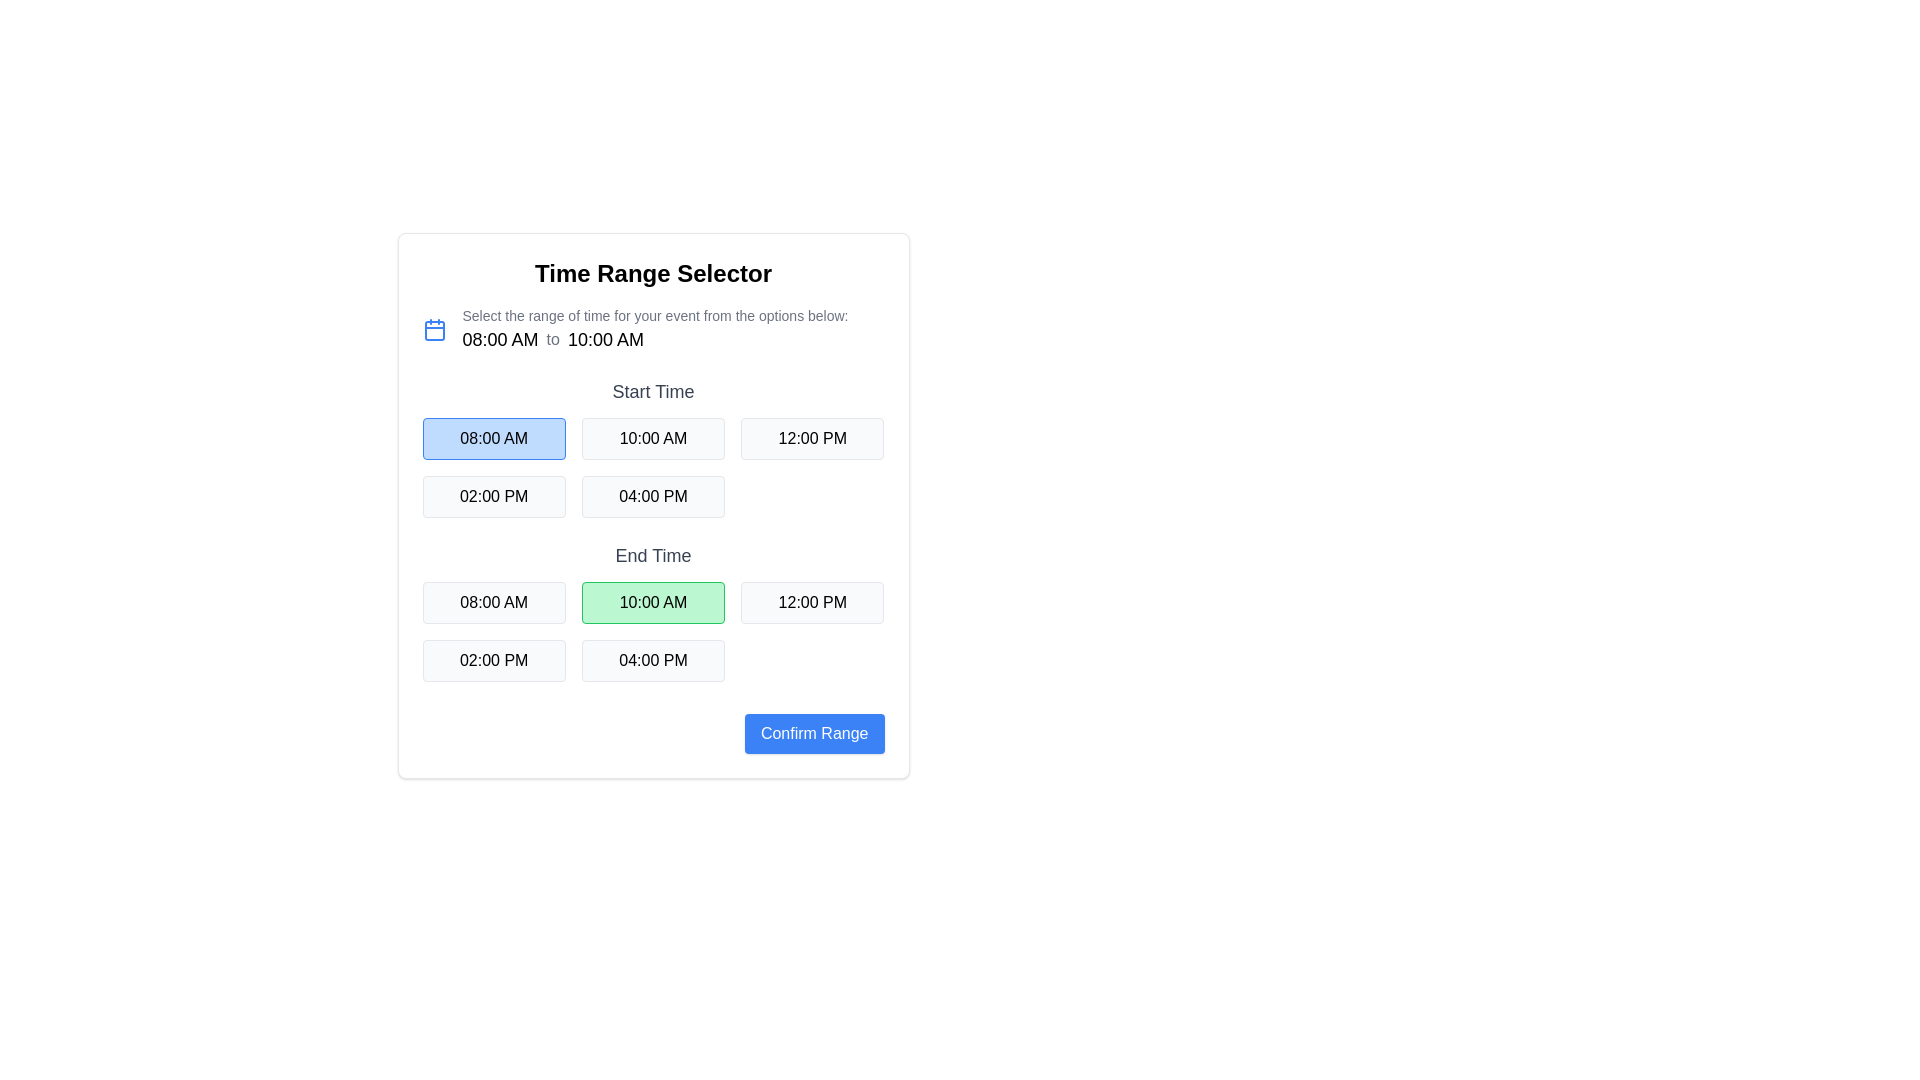 This screenshot has height=1080, width=1920. Describe the element at coordinates (494, 438) in the screenshot. I see `the selectable time option button located at the top-left corner of the grid layout to change its background color` at that location.